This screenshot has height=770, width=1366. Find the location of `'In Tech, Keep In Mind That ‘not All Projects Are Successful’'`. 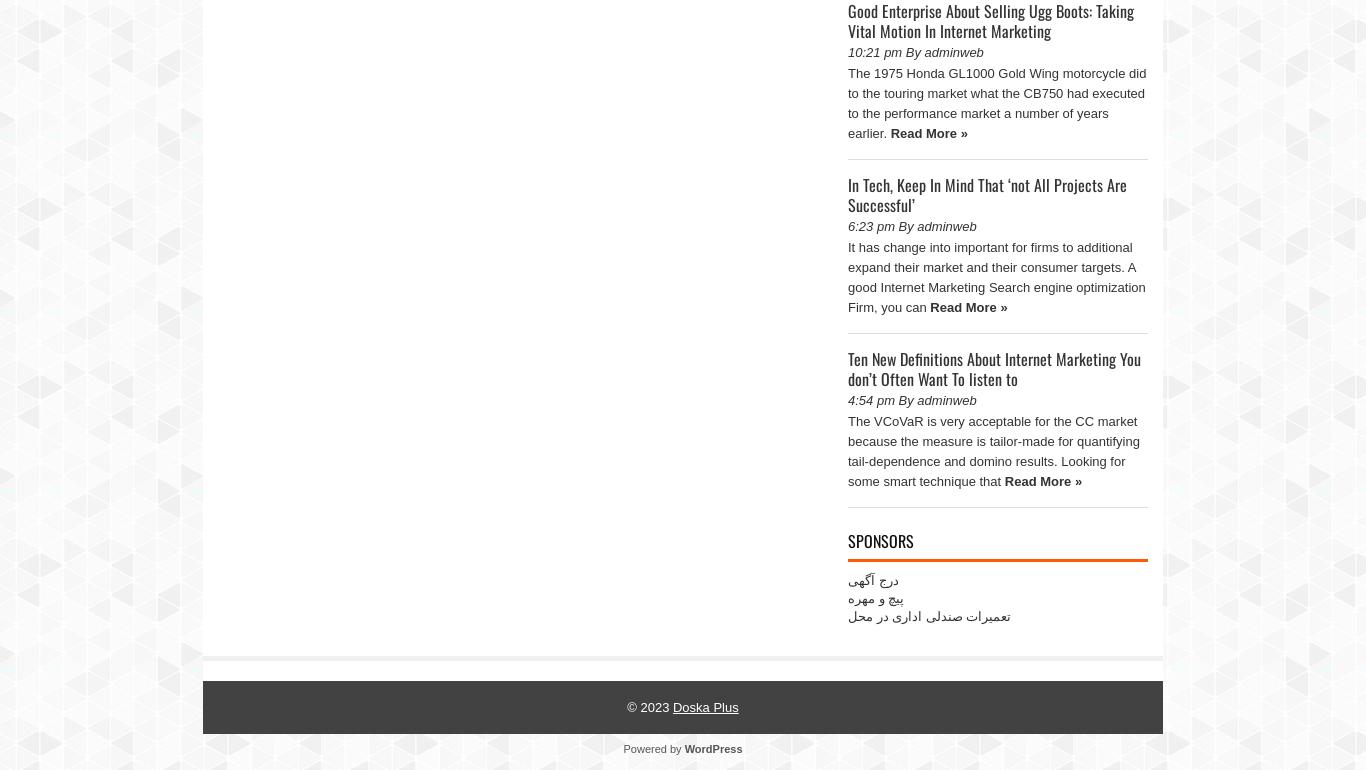

'In Tech, Keep In Mind That ‘not All Projects Are Successful’' is located at coordinates (987, 193).